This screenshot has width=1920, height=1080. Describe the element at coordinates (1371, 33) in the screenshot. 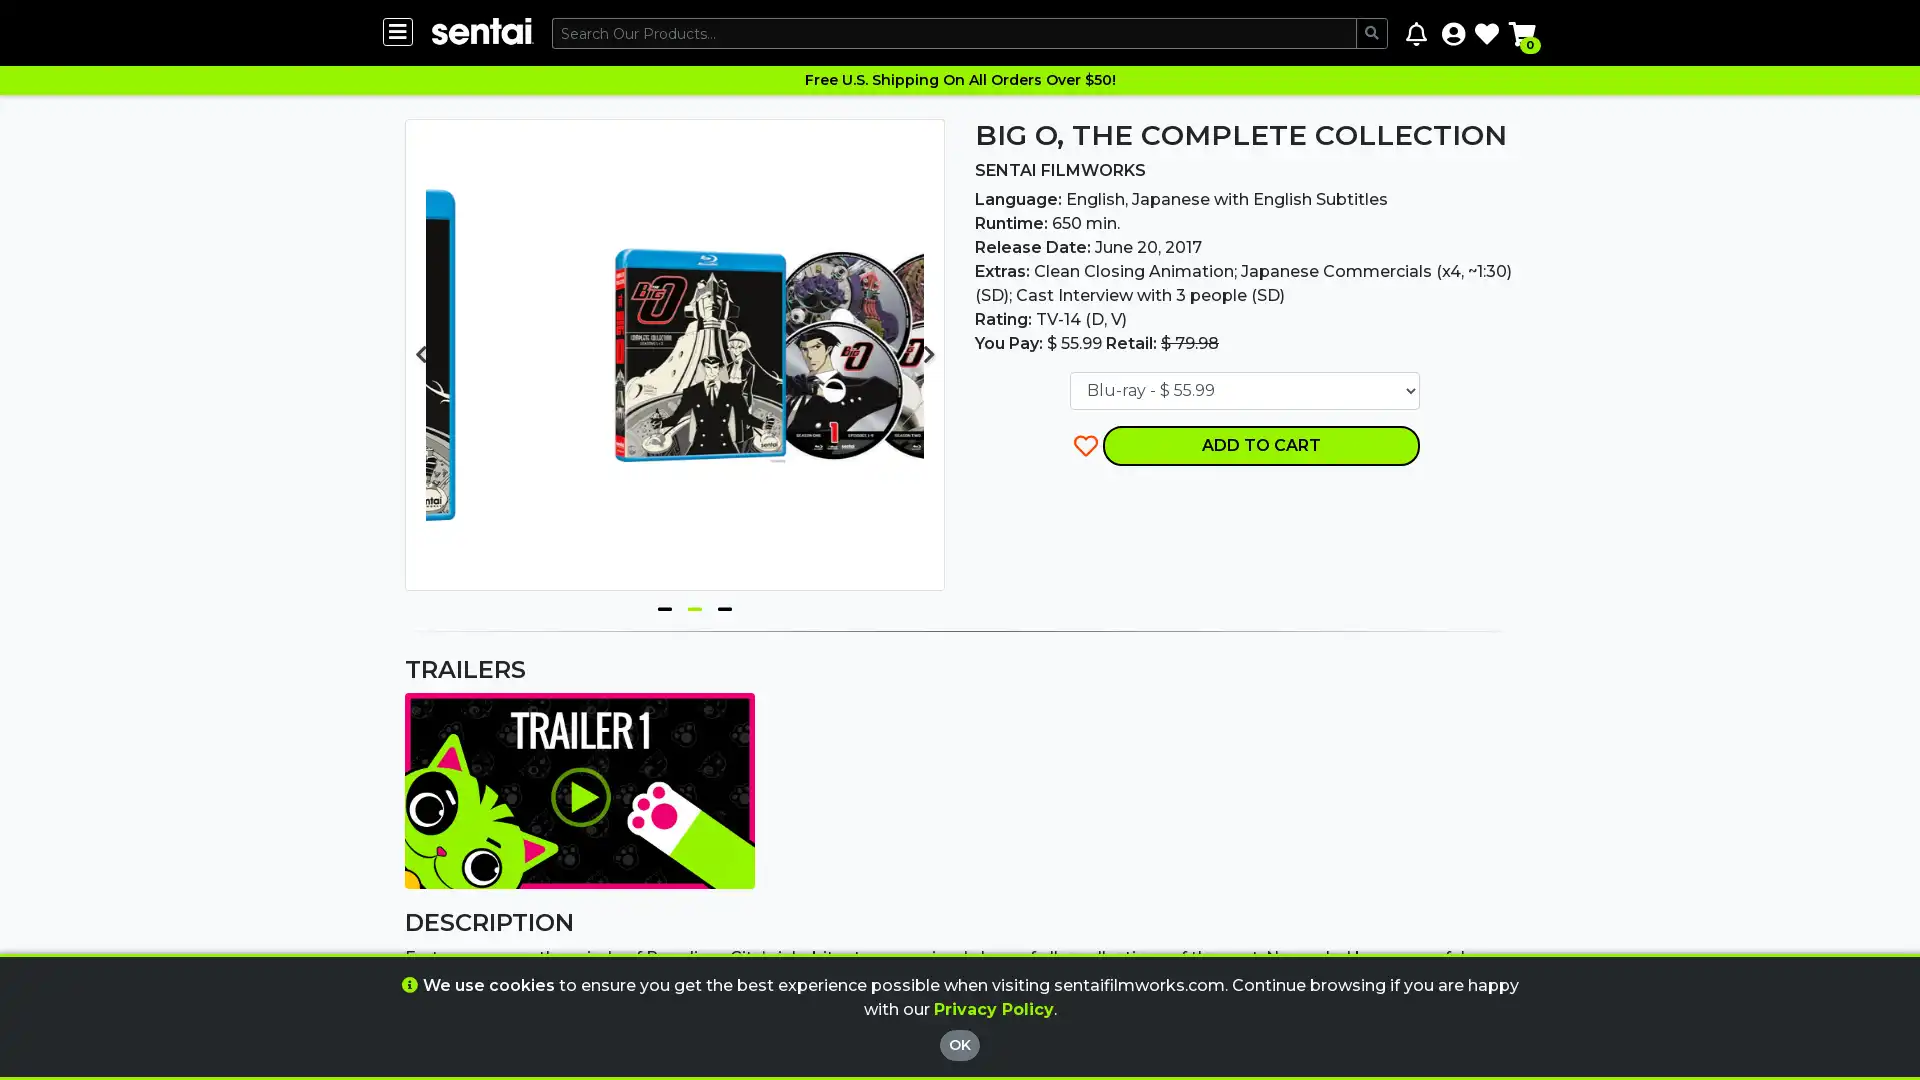

I see `Search Button` at that location.